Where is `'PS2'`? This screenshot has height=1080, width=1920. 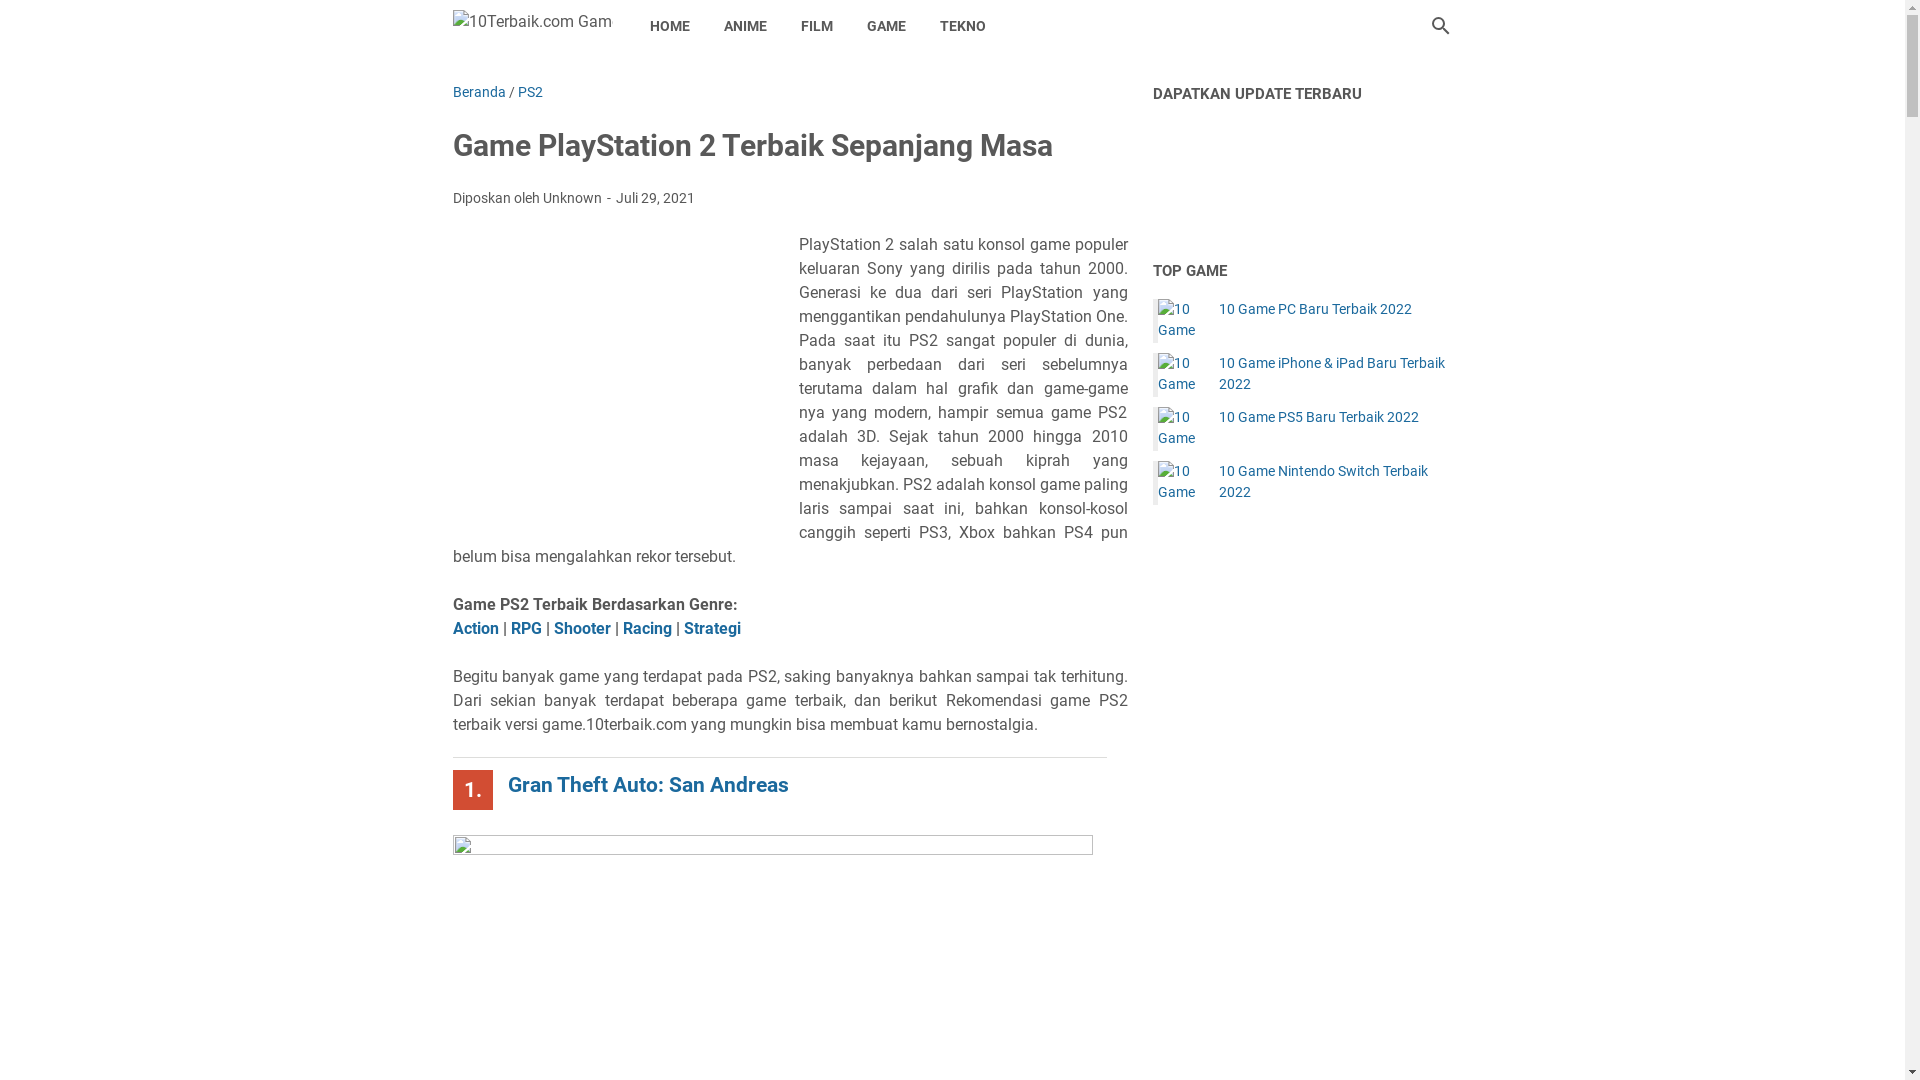 'PS2' is located at coordinates (530, 92).